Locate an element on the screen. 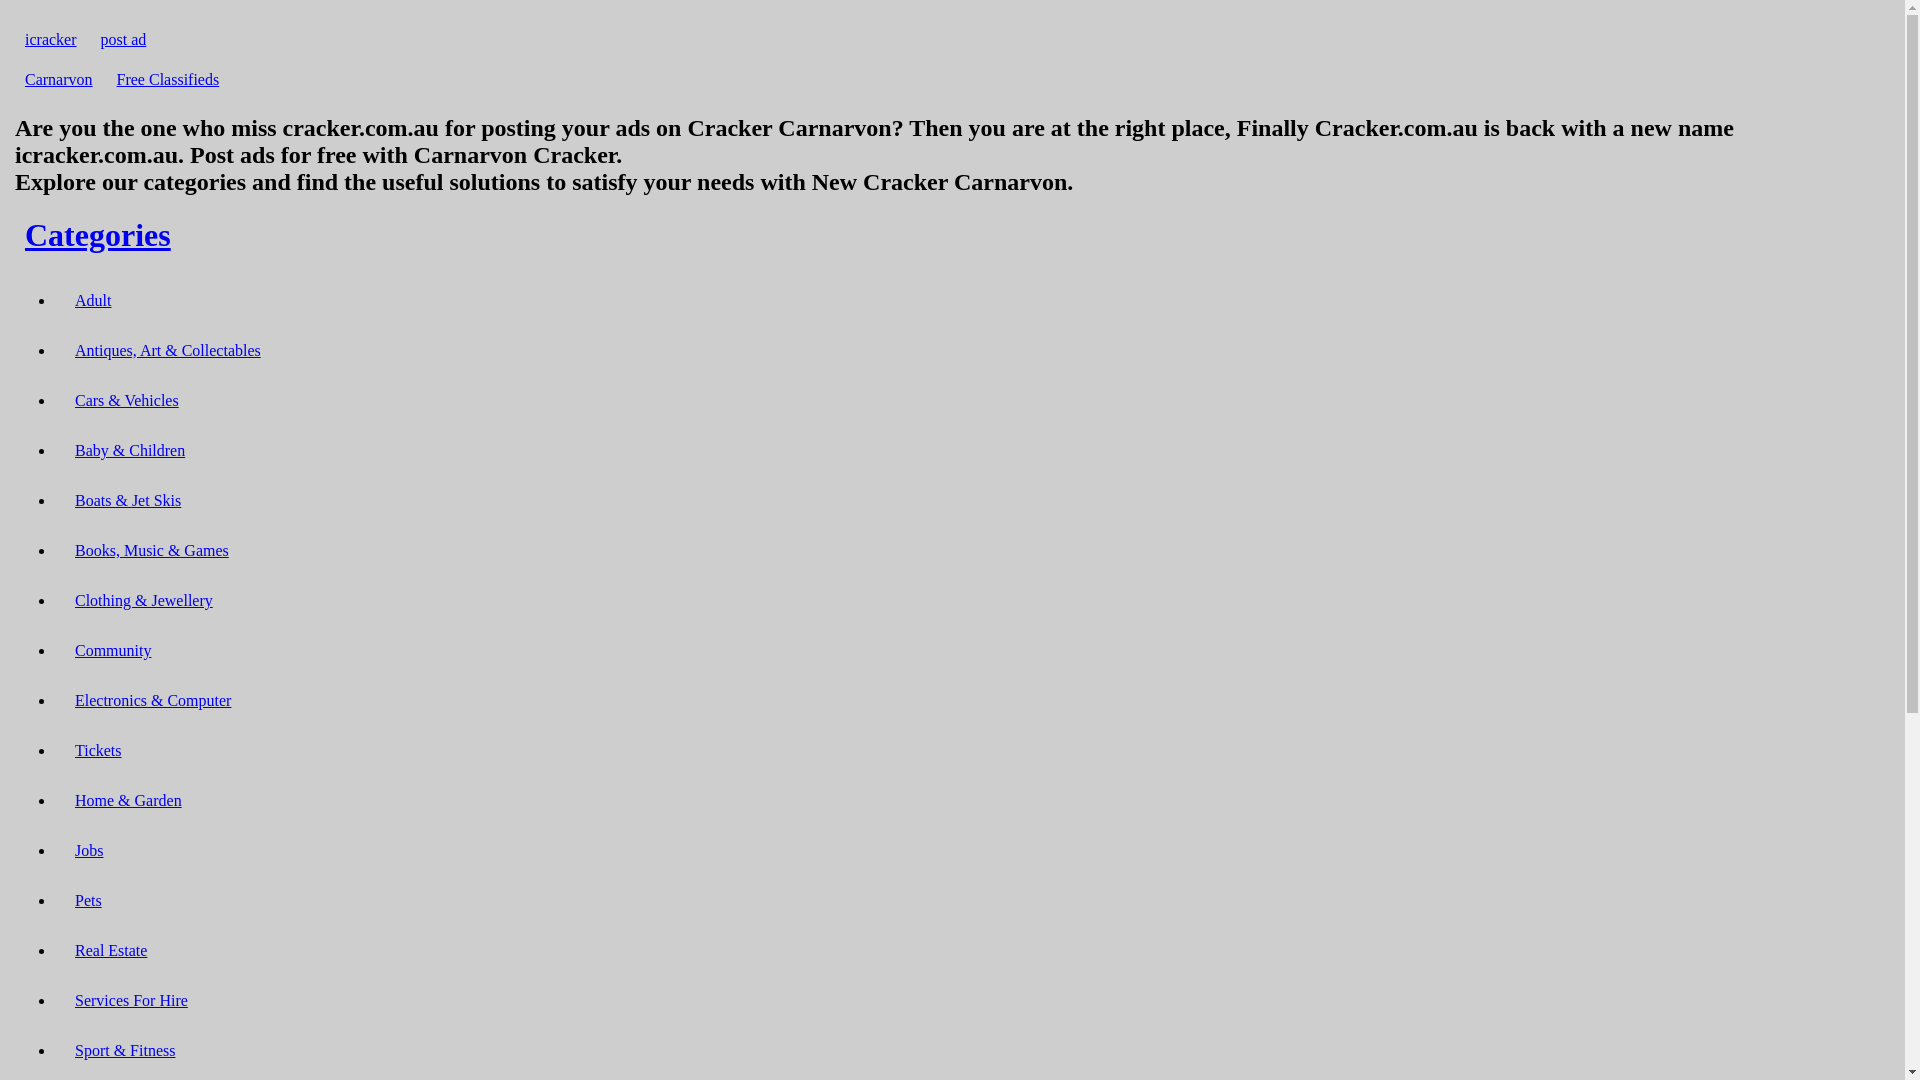 The width and height of the screenshot is (1920, 1080). 'Pets' is located at coordinates (87, 900).